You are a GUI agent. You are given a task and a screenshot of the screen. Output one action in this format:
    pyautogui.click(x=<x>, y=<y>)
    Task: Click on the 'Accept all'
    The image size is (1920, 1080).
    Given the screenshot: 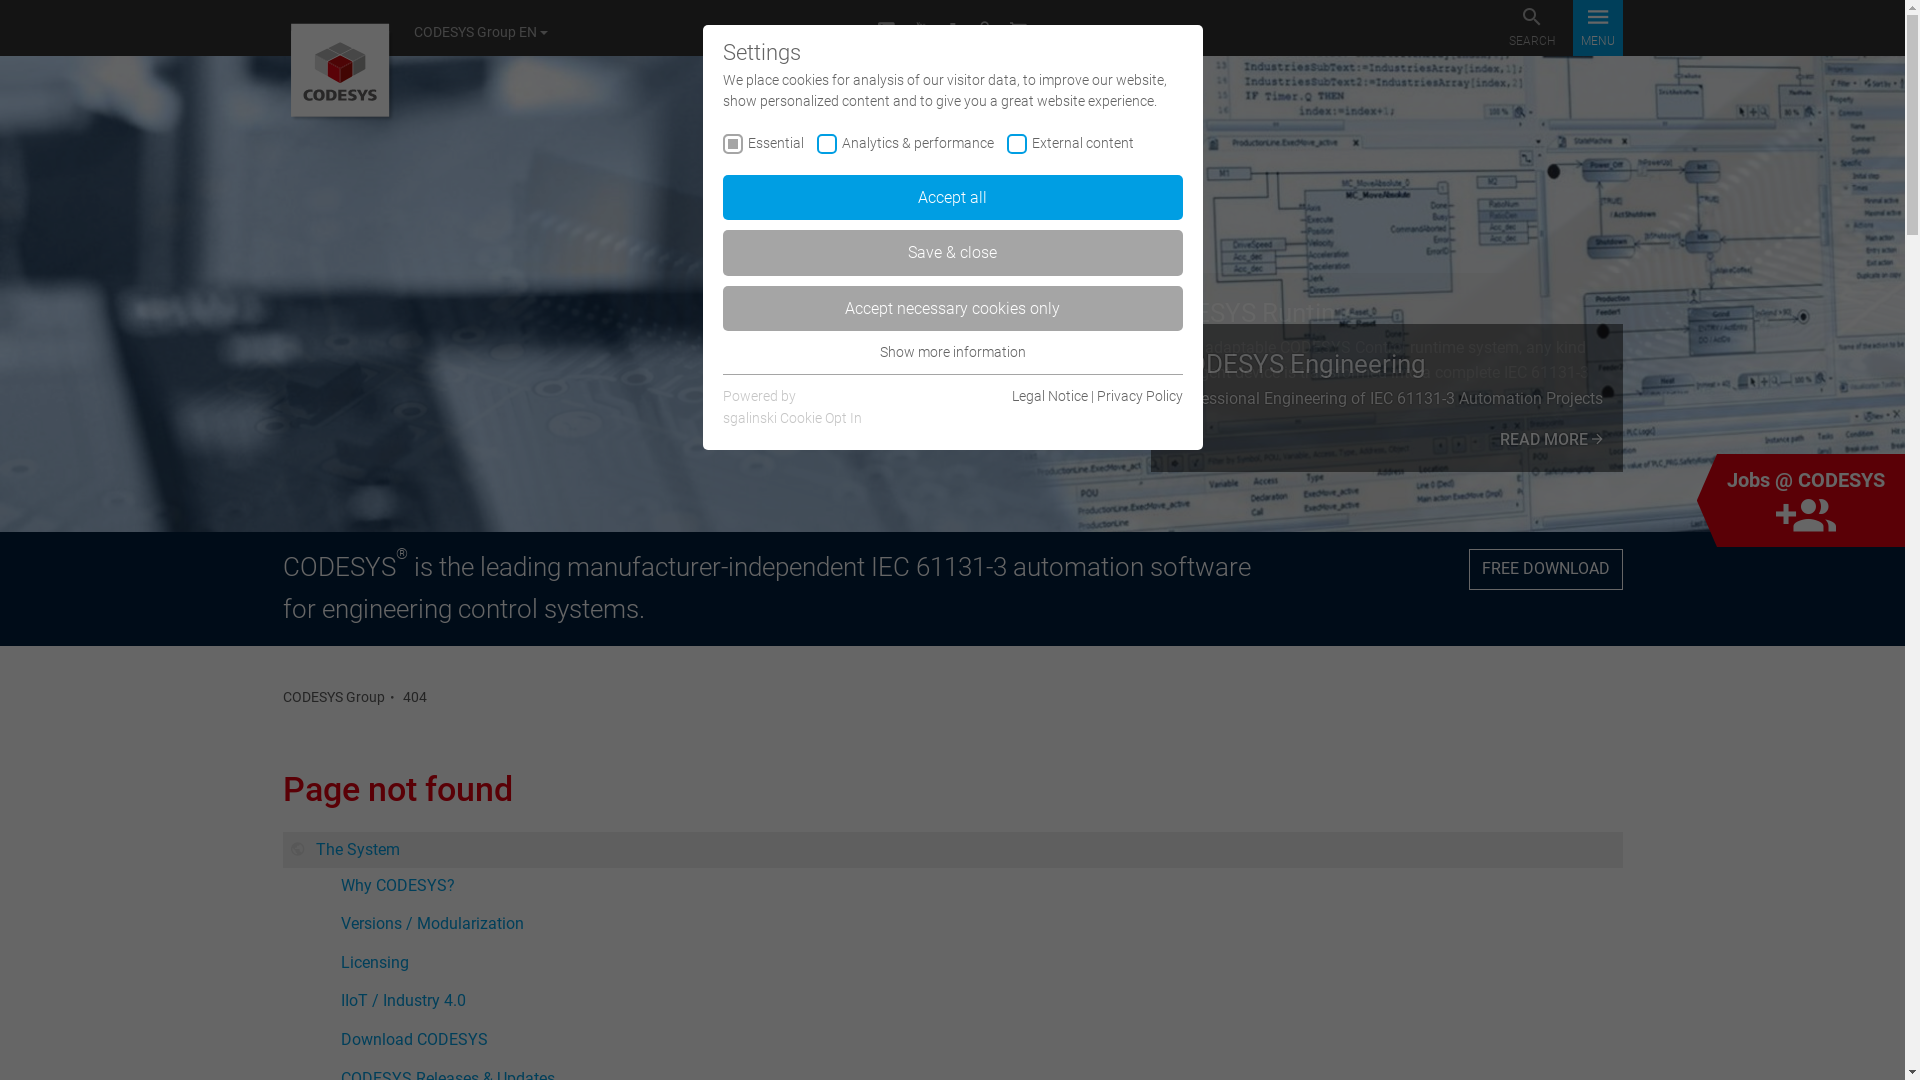 What is the action you would take?
    pyautogui.click(x=950, y=197)
    